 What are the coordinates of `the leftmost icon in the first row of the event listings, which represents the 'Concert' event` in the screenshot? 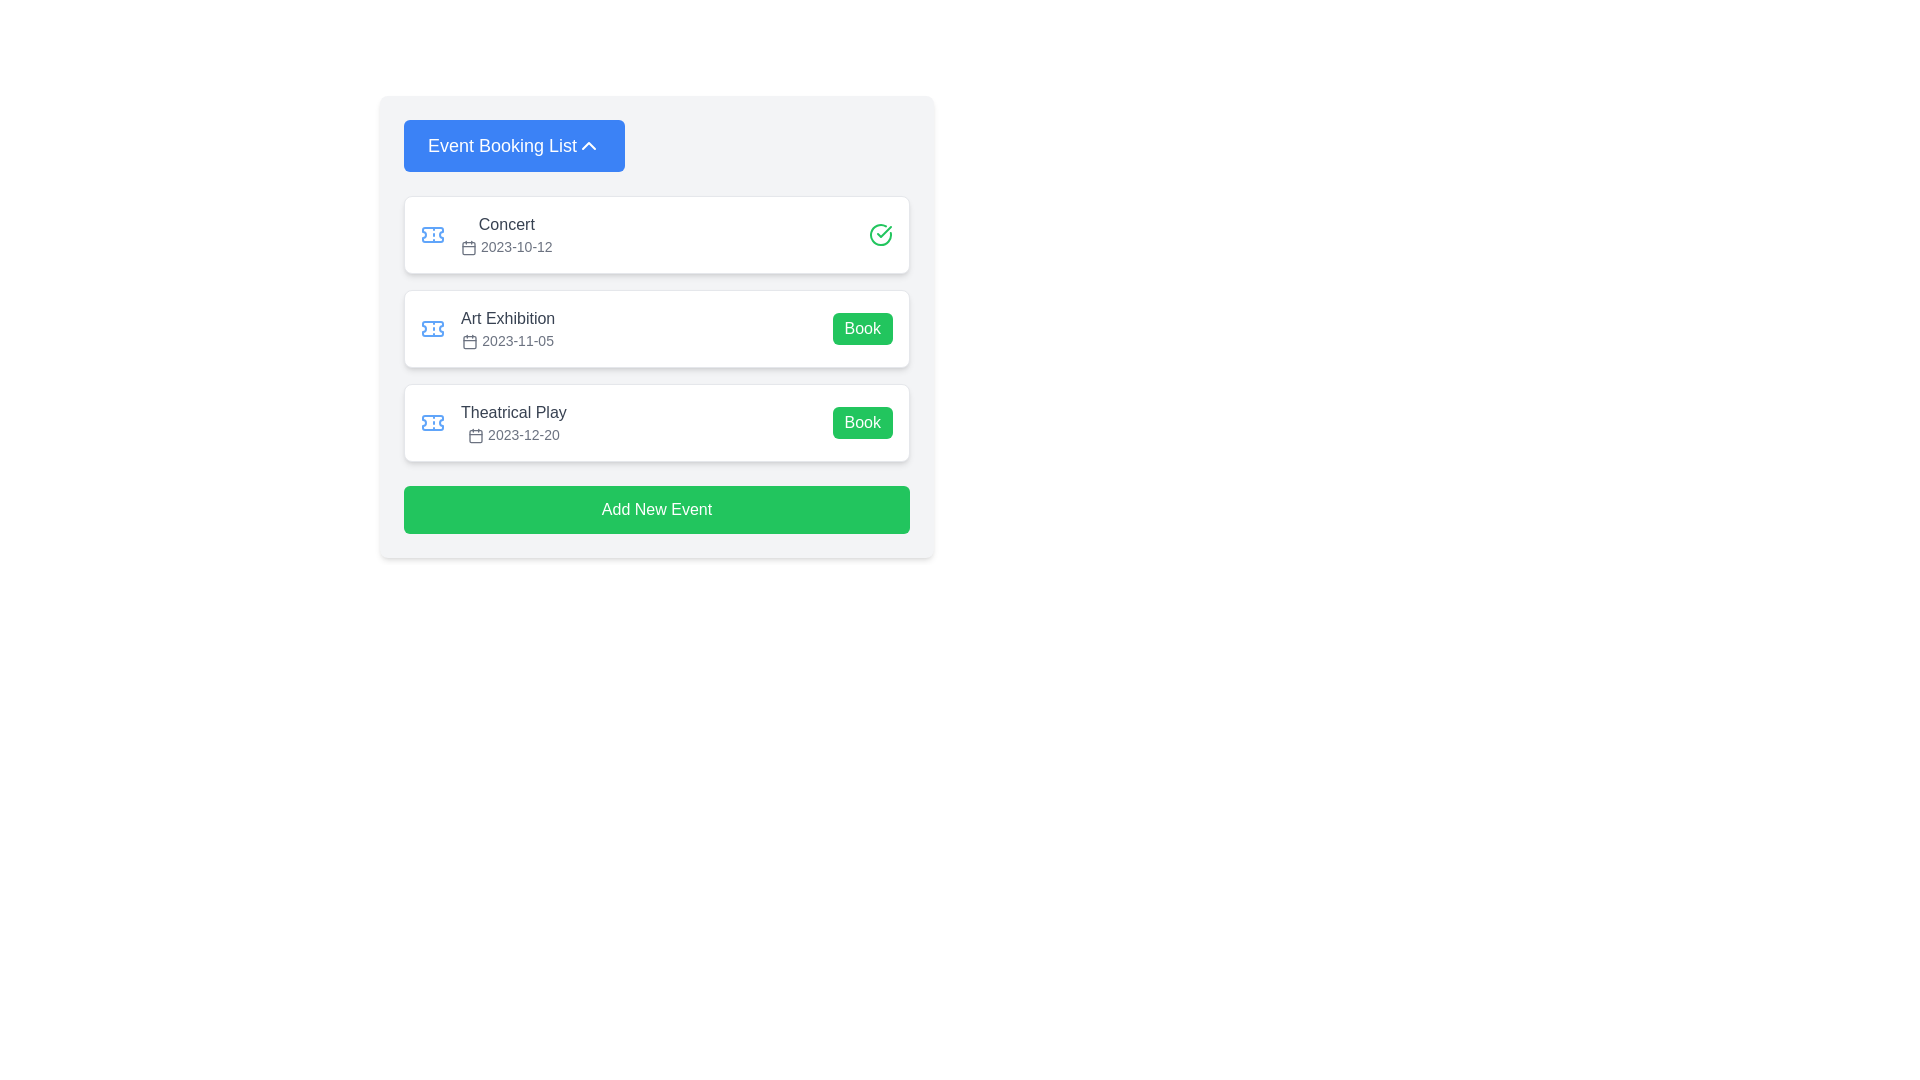 It's located at (431, 234).